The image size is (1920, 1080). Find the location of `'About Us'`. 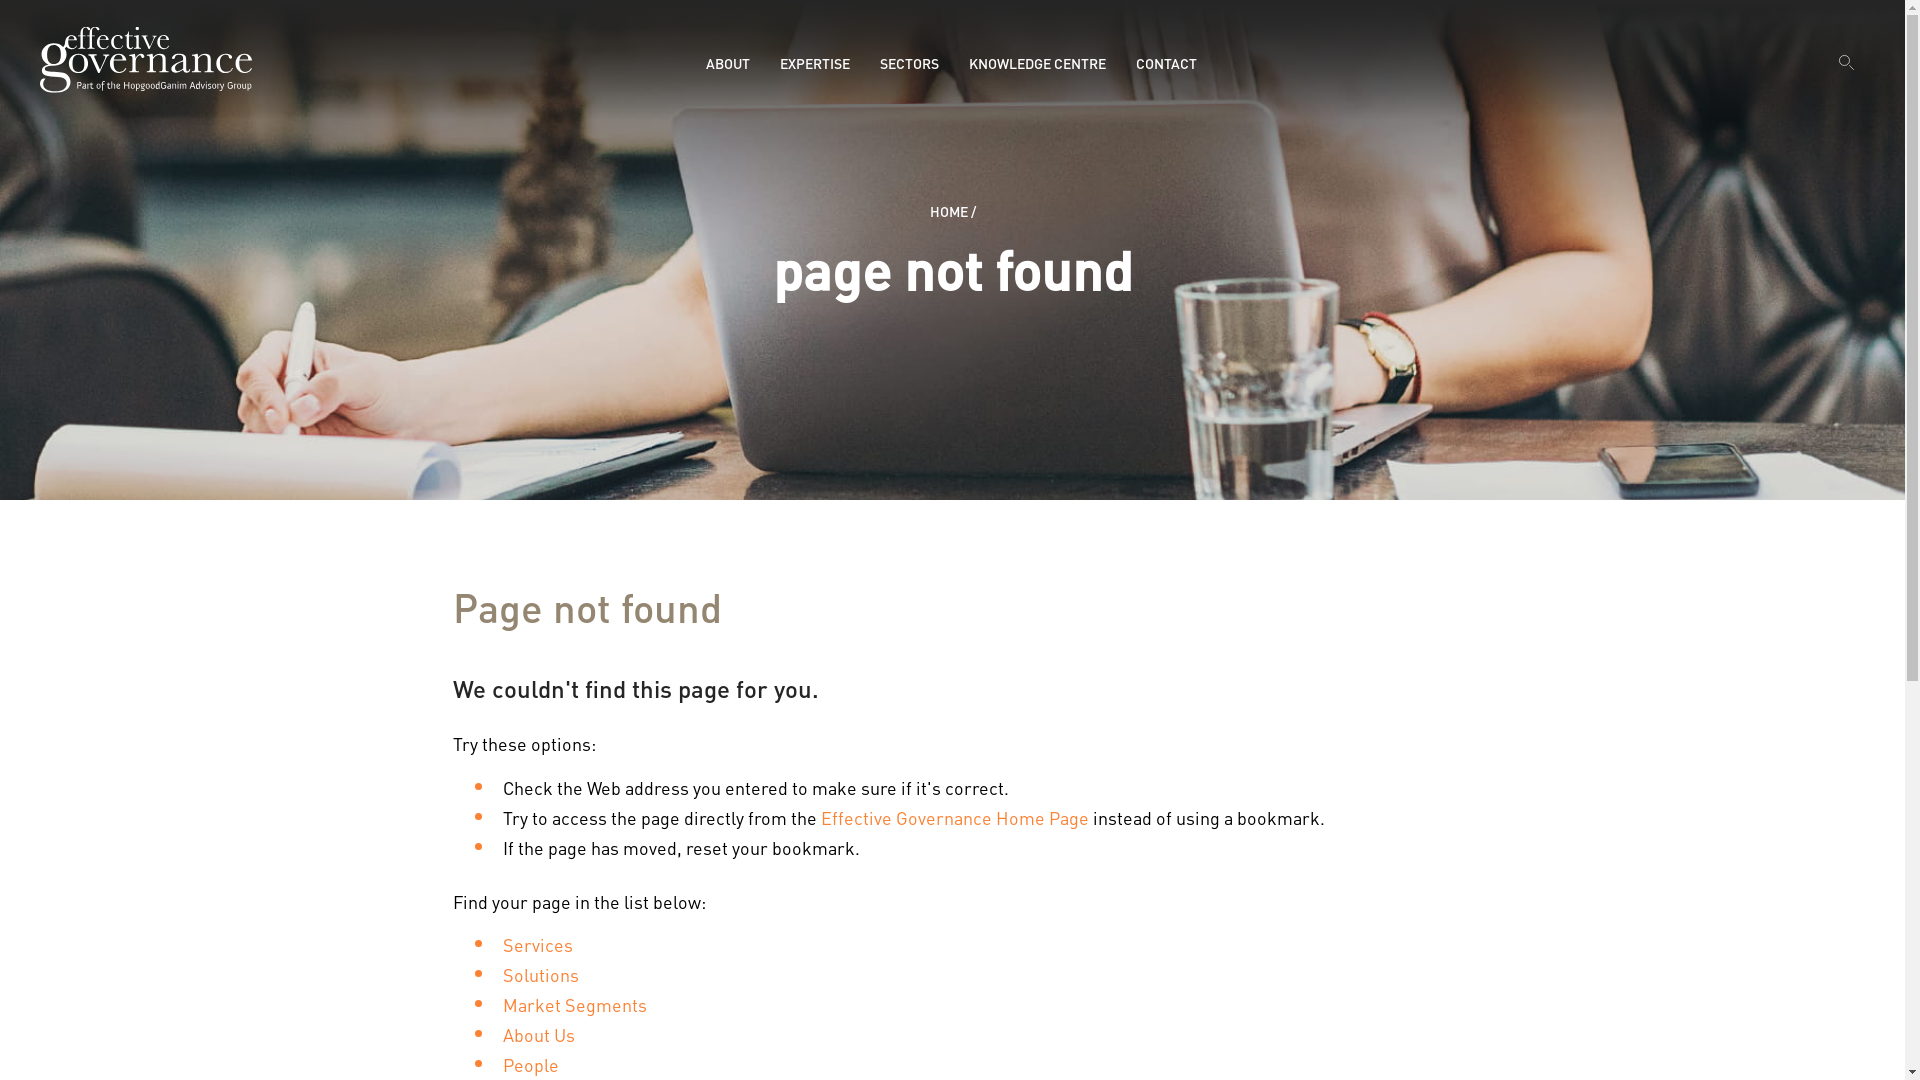

'About Us' is located at coordinates (502, 1034).